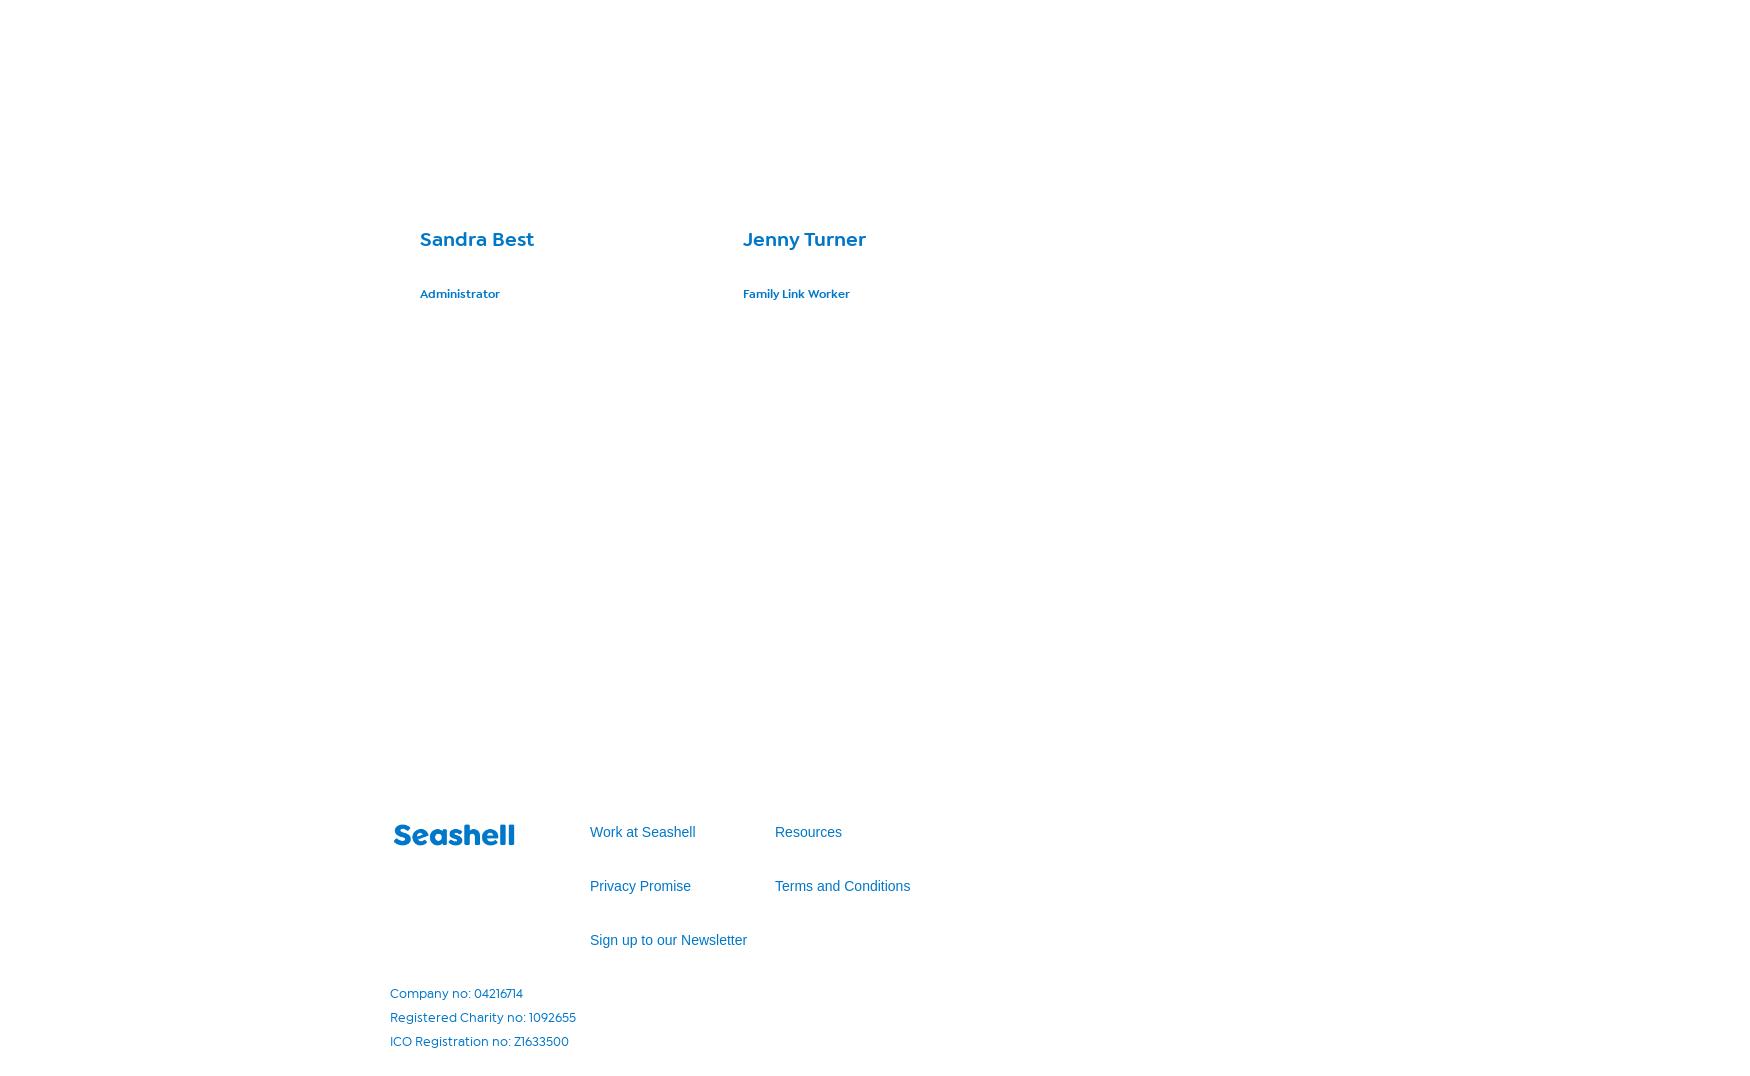  Describe the element at coordinates (803, 239) in the screenshot. I see `'Jenny Turner'` at that location.